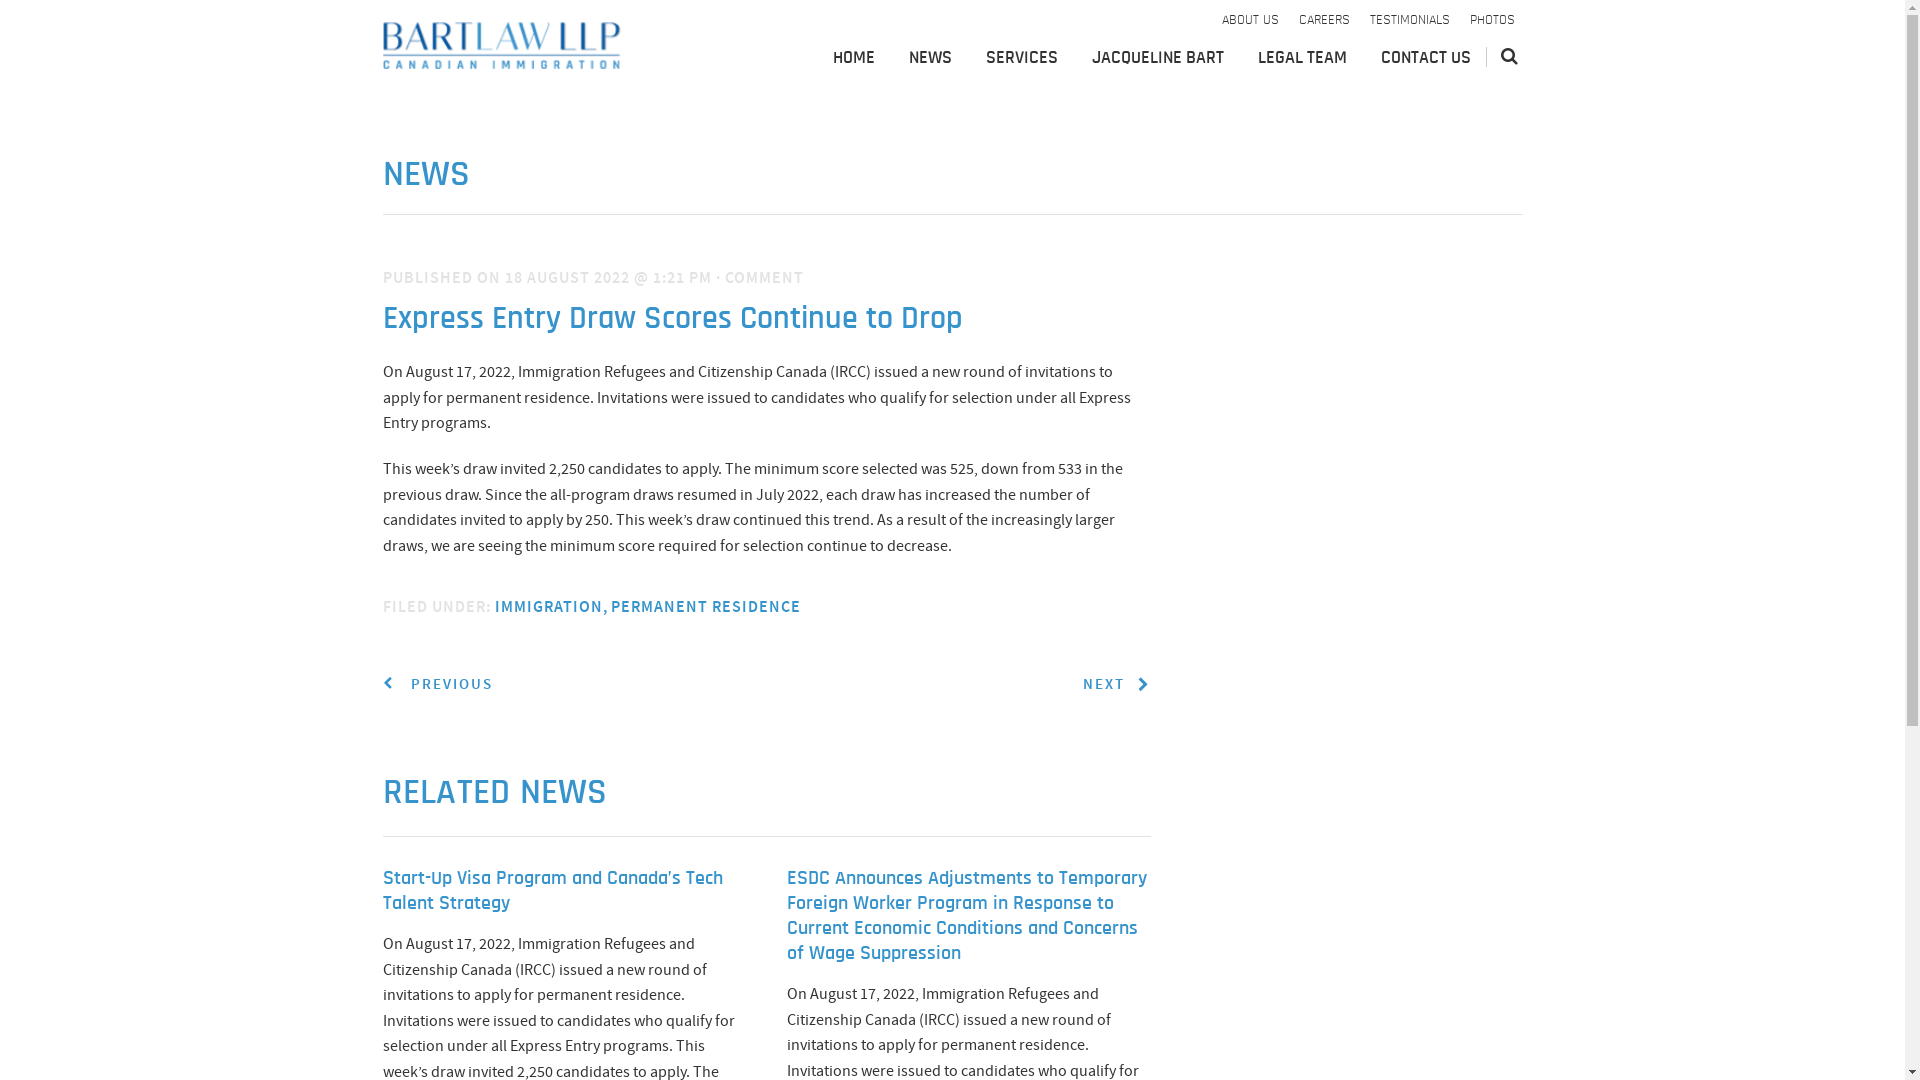 The image size is (1920, 1080). I want to click on 'ABOUT US', so click(1249, 20).